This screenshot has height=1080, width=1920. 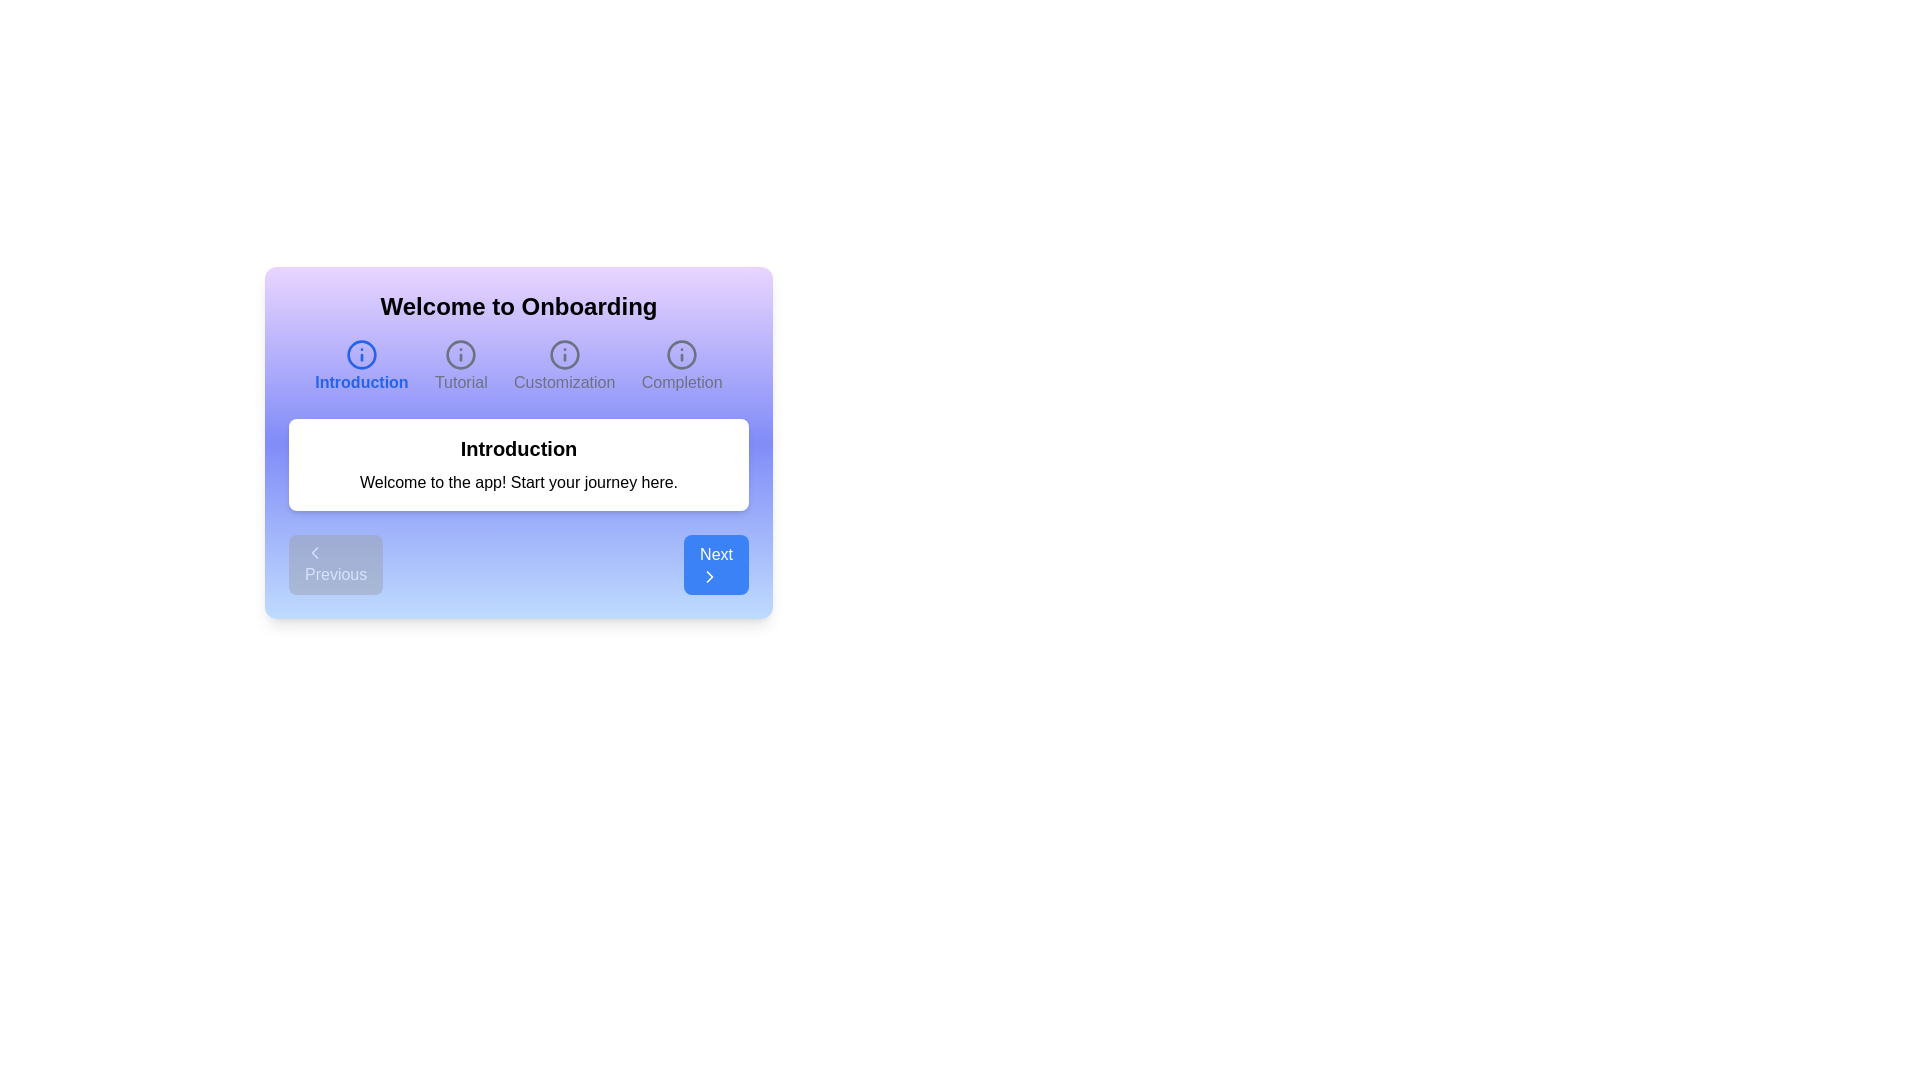 What do you see at coordinates (518, 366) in the screenshot?
I see `the active stage in the horizontal navigation bar with progress indicators` at bounding box center [518, 366].